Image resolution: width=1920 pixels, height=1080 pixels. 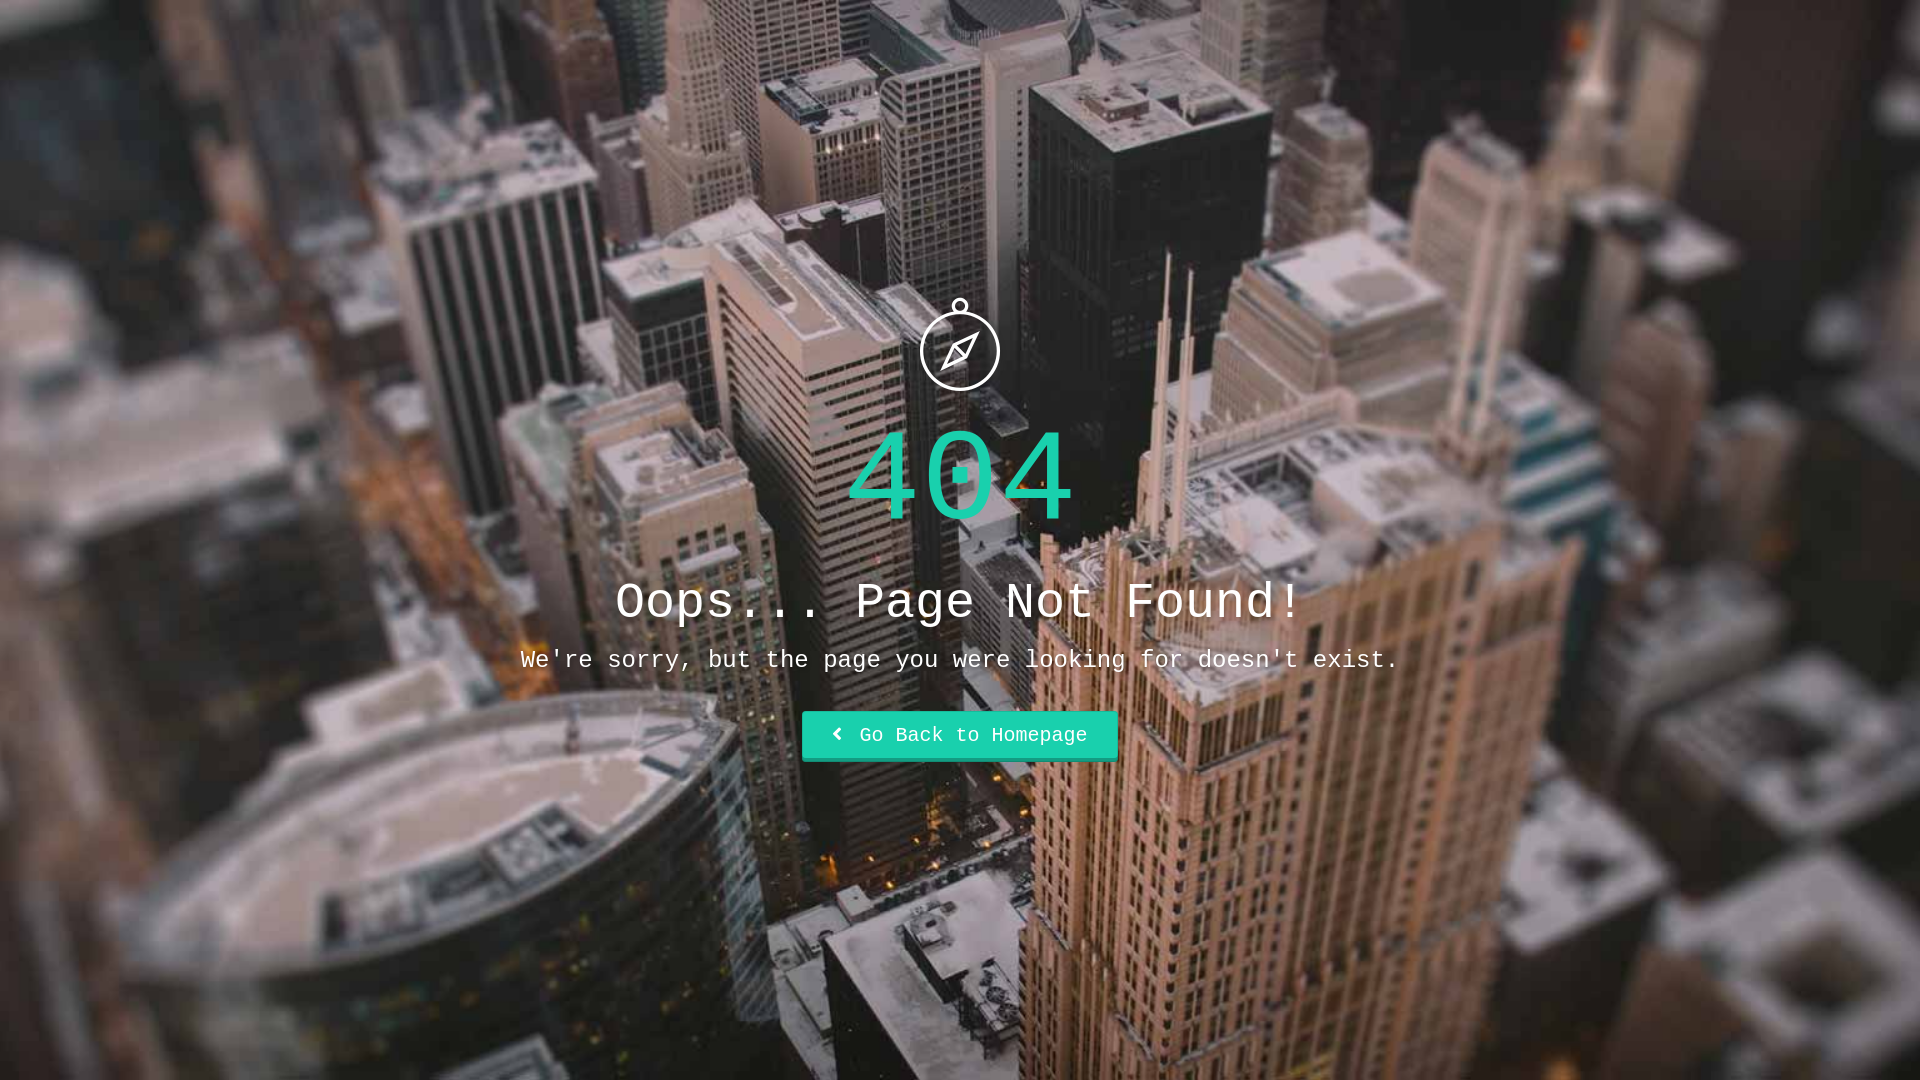 I want to click on 'Go Back to Homepage', so click(x=958, y=736).